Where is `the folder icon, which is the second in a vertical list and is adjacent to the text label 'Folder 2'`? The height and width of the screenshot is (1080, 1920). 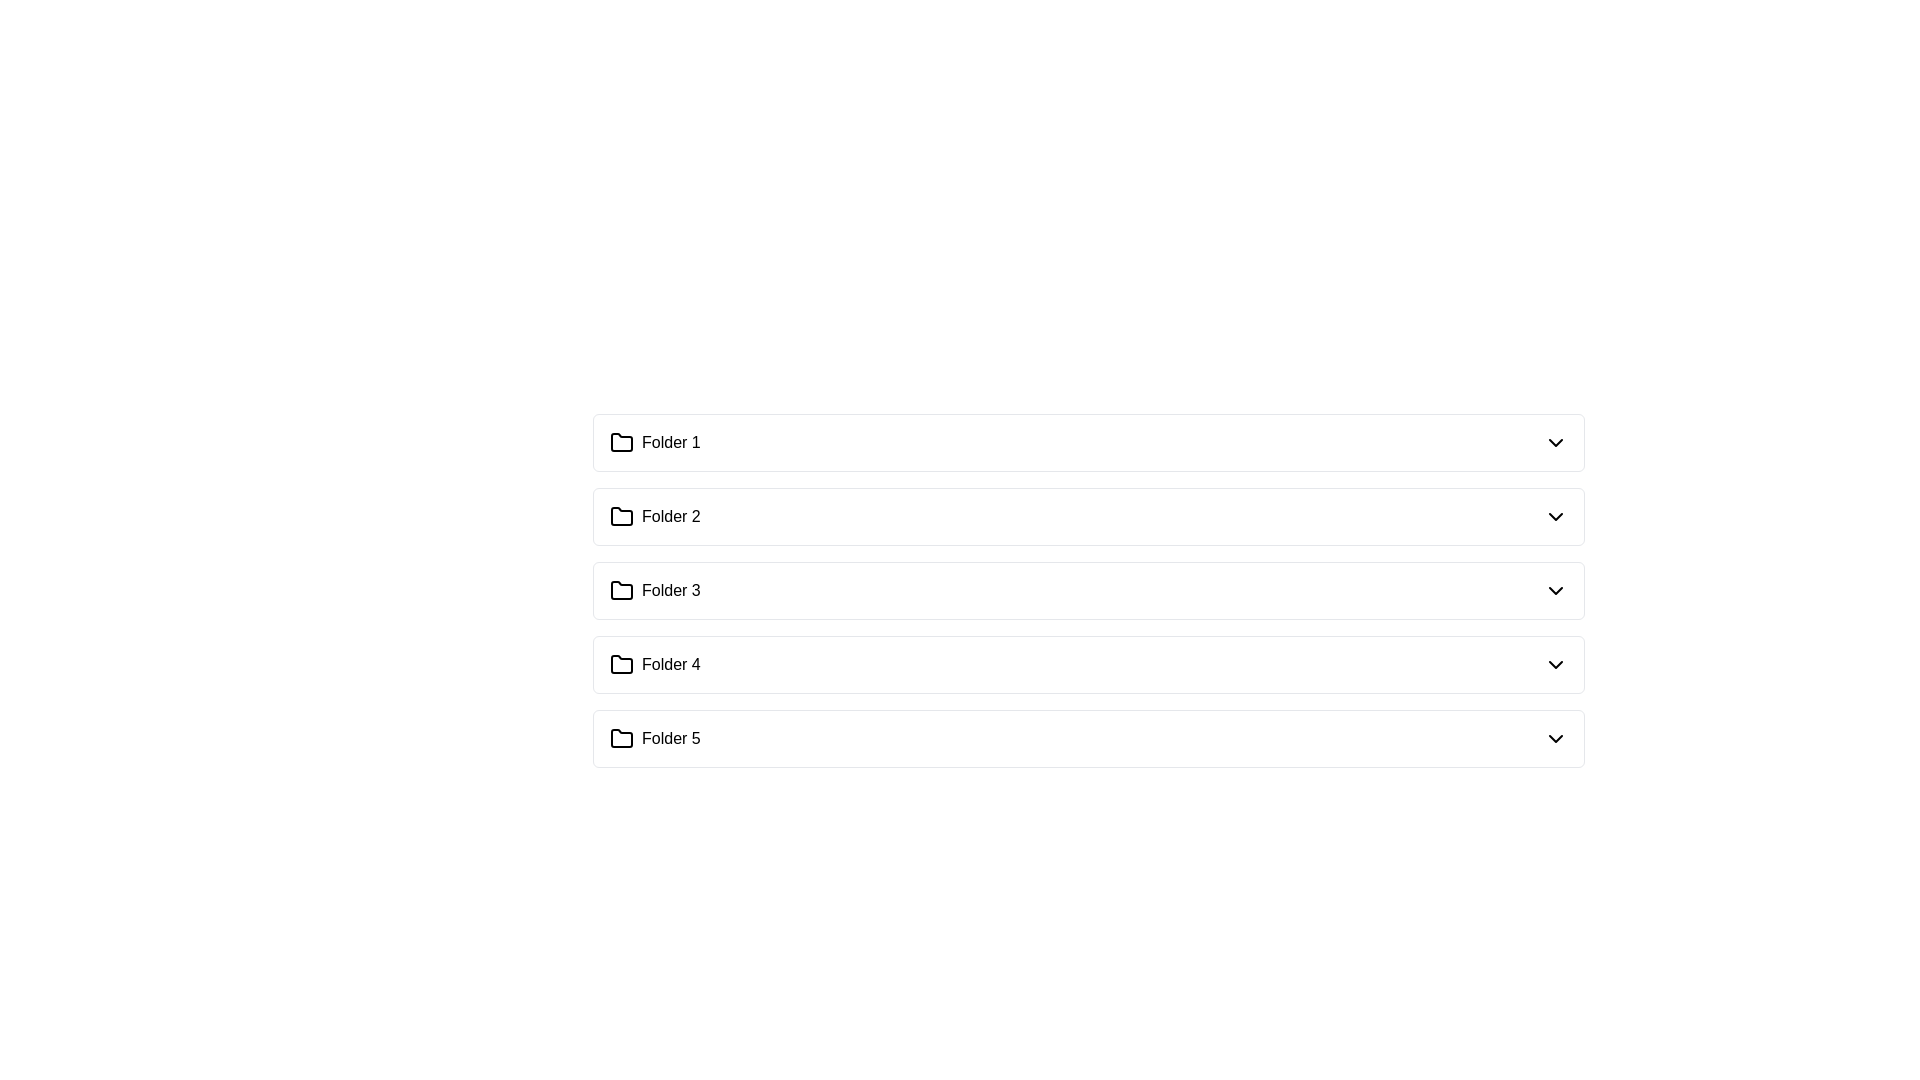
the folder icon, which is the second in a vertical list and is adjacent to the text label 'Folder 2' is located at coordinates (621, 515).